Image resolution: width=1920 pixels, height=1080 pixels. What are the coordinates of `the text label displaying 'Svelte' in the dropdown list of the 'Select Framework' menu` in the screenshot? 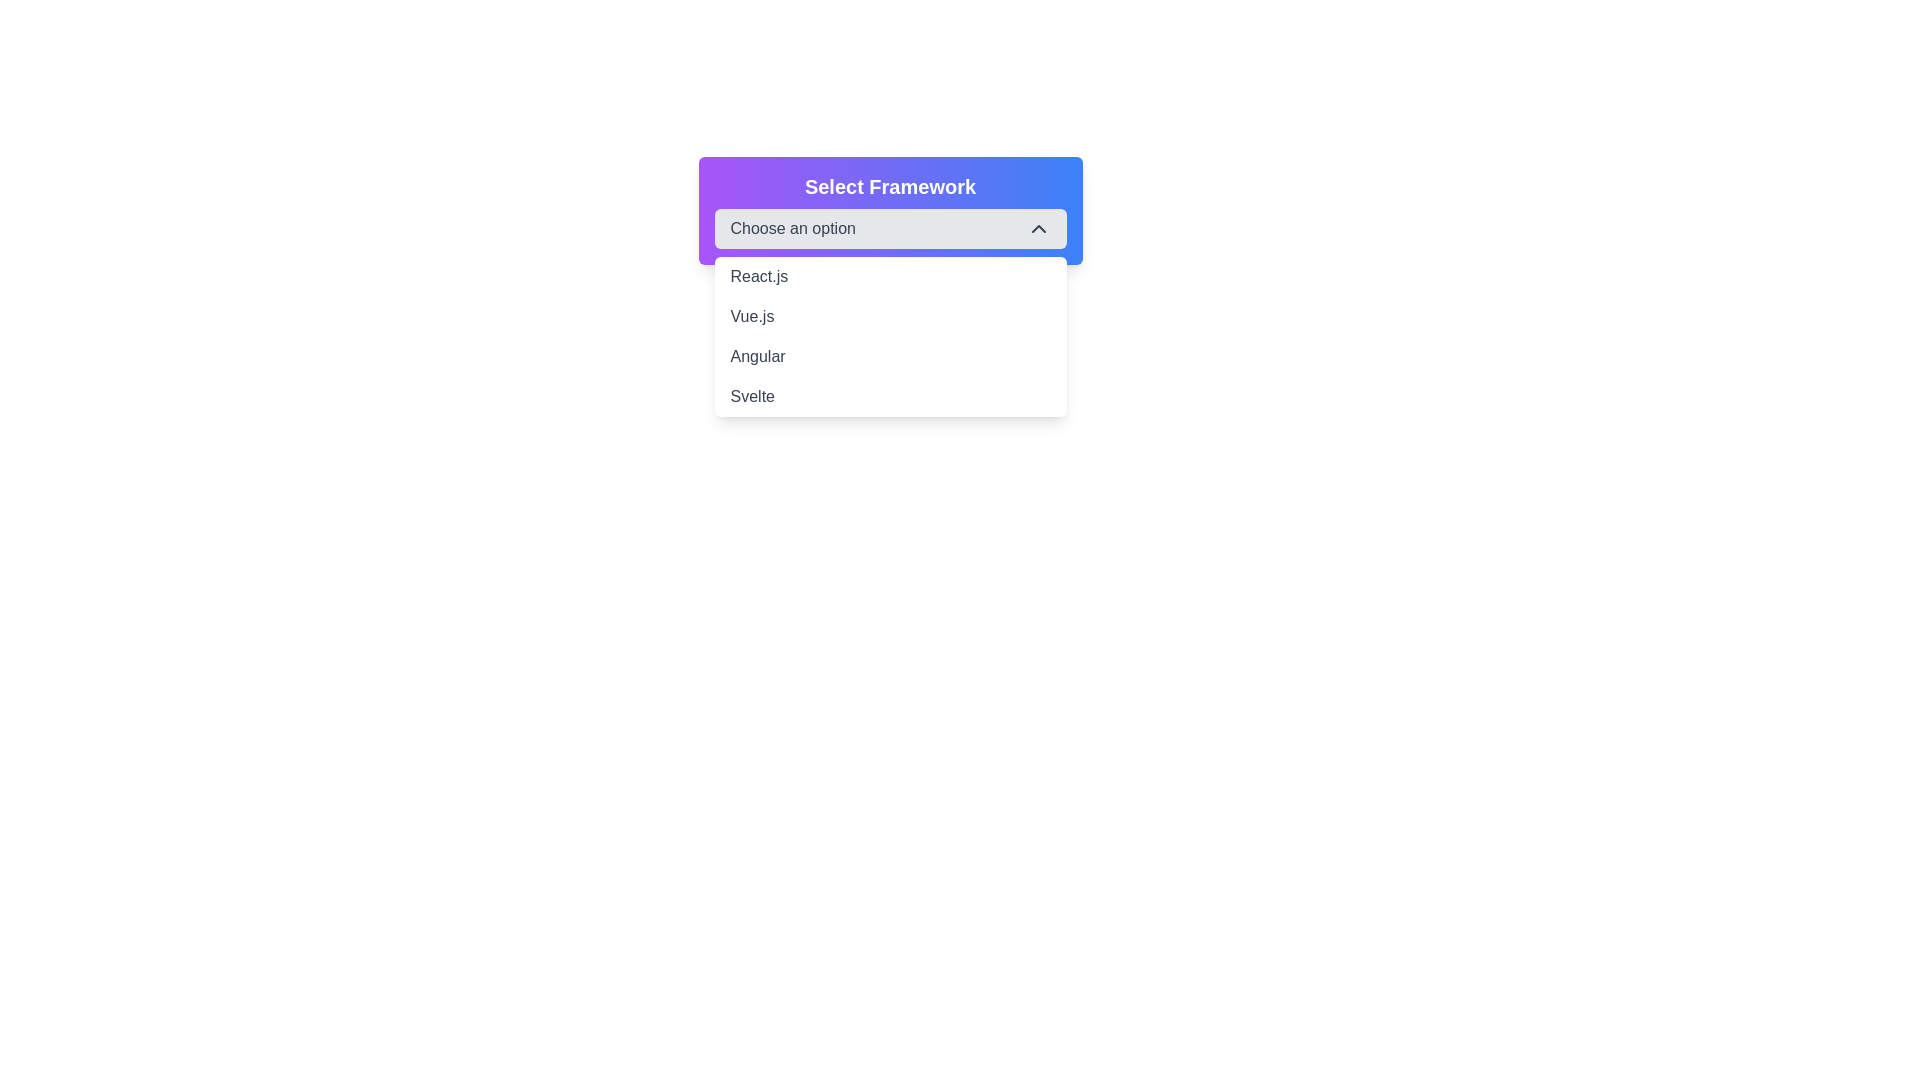 It's located at (751, 397).